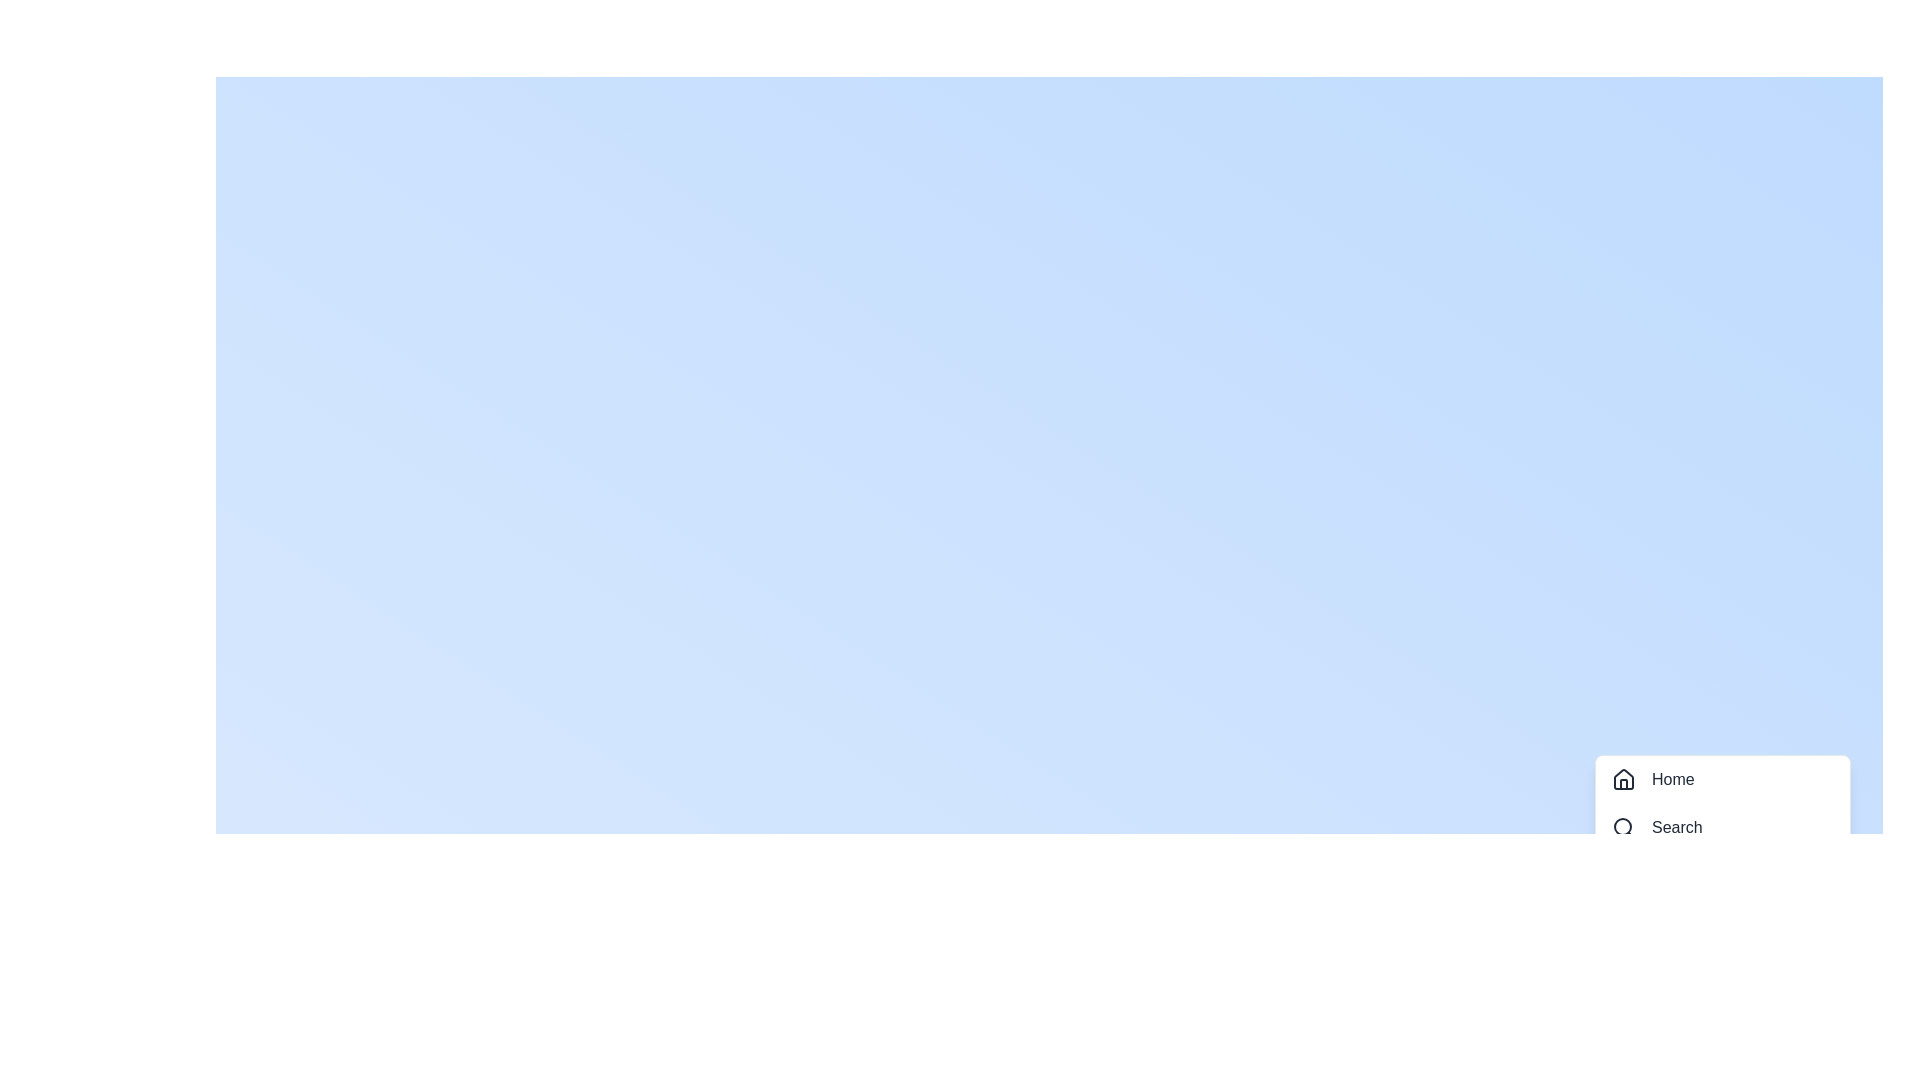 Image resolution: width=1920 pixels, height=1080 pixels. I want to click on the navigation button located at the top-left of the vertical list, so click(1722, 778).